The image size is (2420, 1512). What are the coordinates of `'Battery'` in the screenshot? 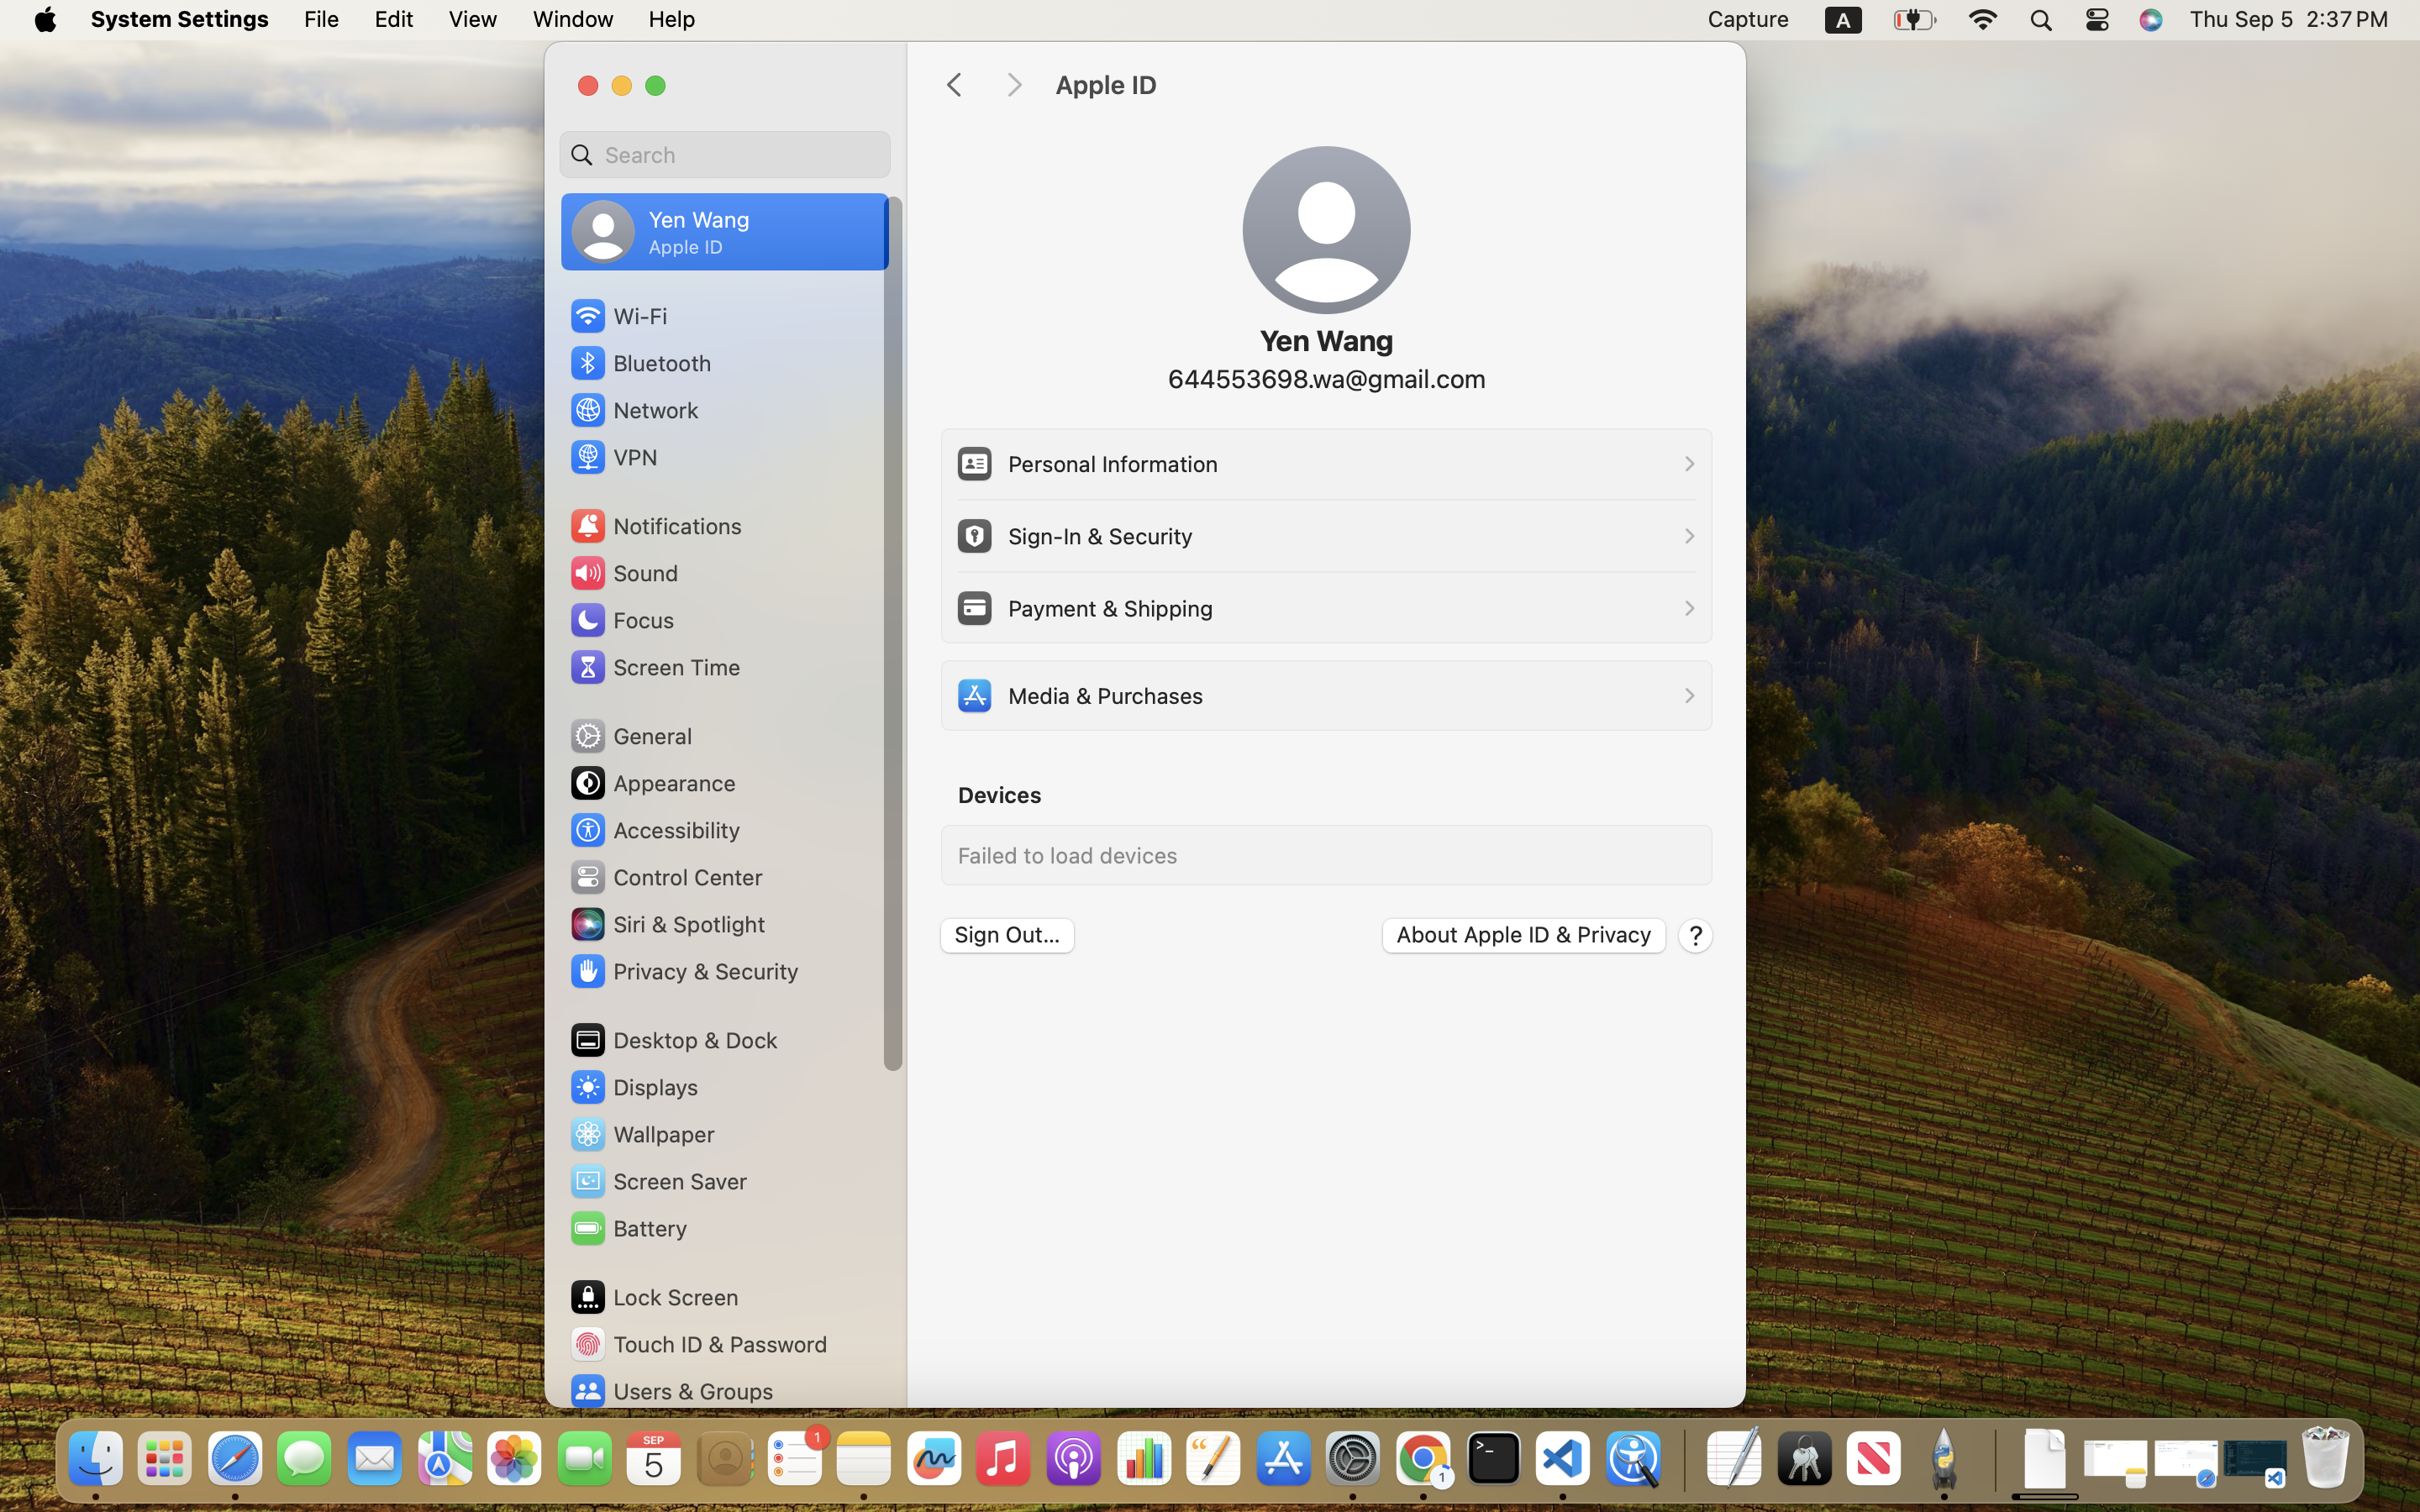 It's located at (628, 1226).